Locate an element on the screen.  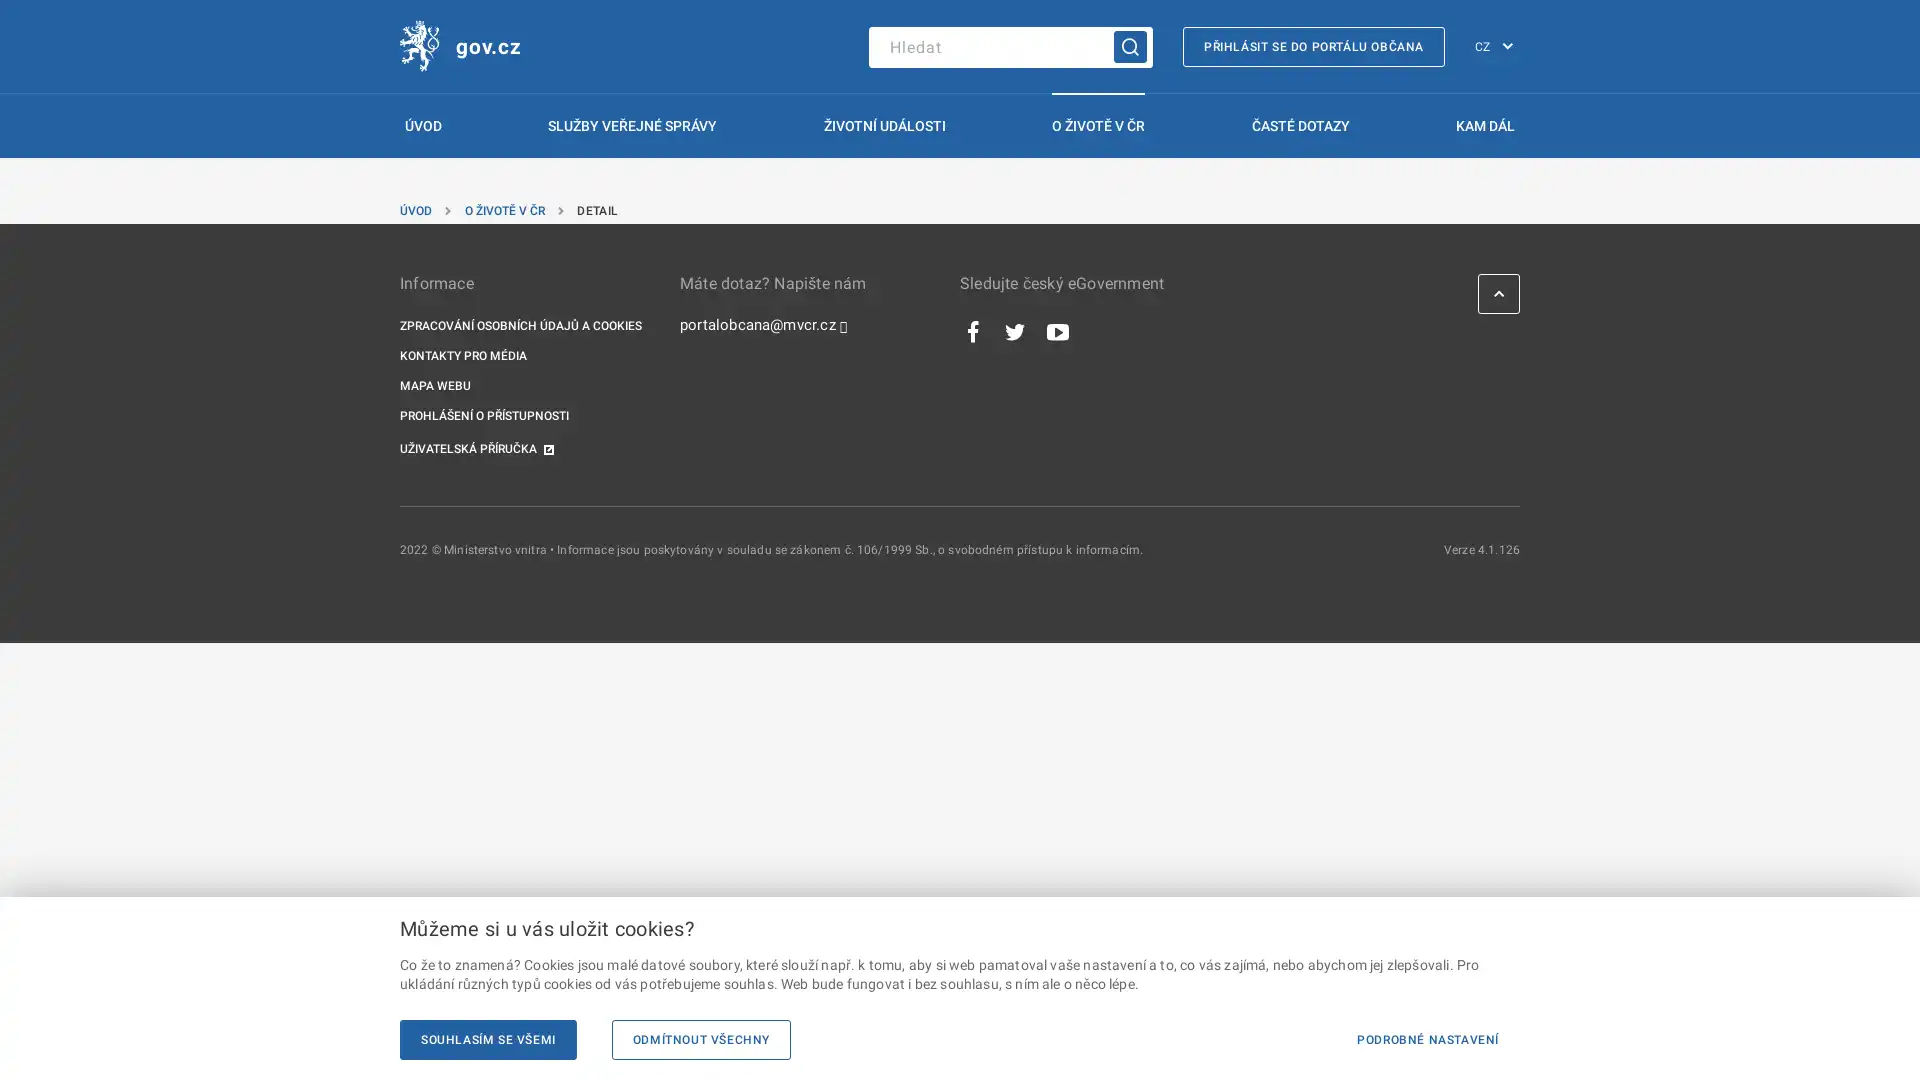
Hledat is located at coordinates (1130, 45).